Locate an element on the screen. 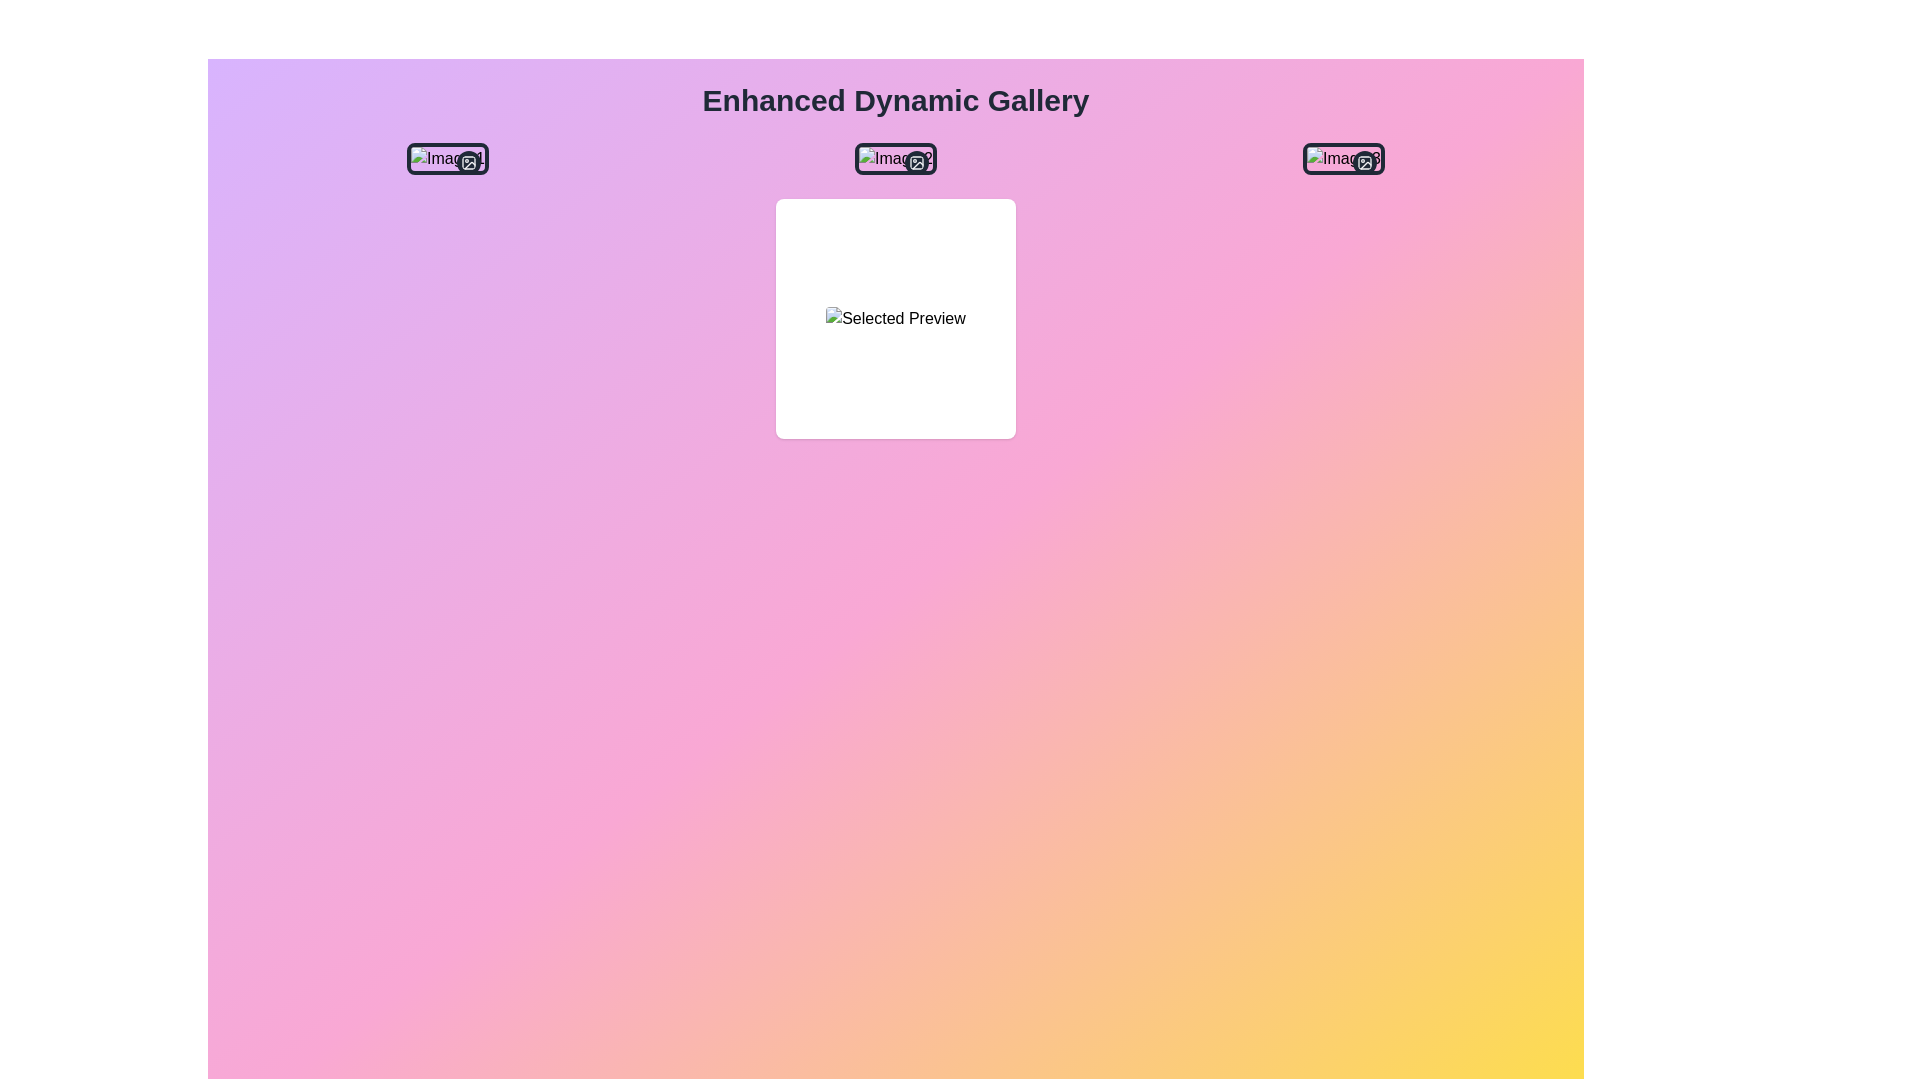  the thumbnail image labeled 'Gallery Image 1' that features a photo overlay icon to trigger a larger view display is located at coordinates (446, 157).